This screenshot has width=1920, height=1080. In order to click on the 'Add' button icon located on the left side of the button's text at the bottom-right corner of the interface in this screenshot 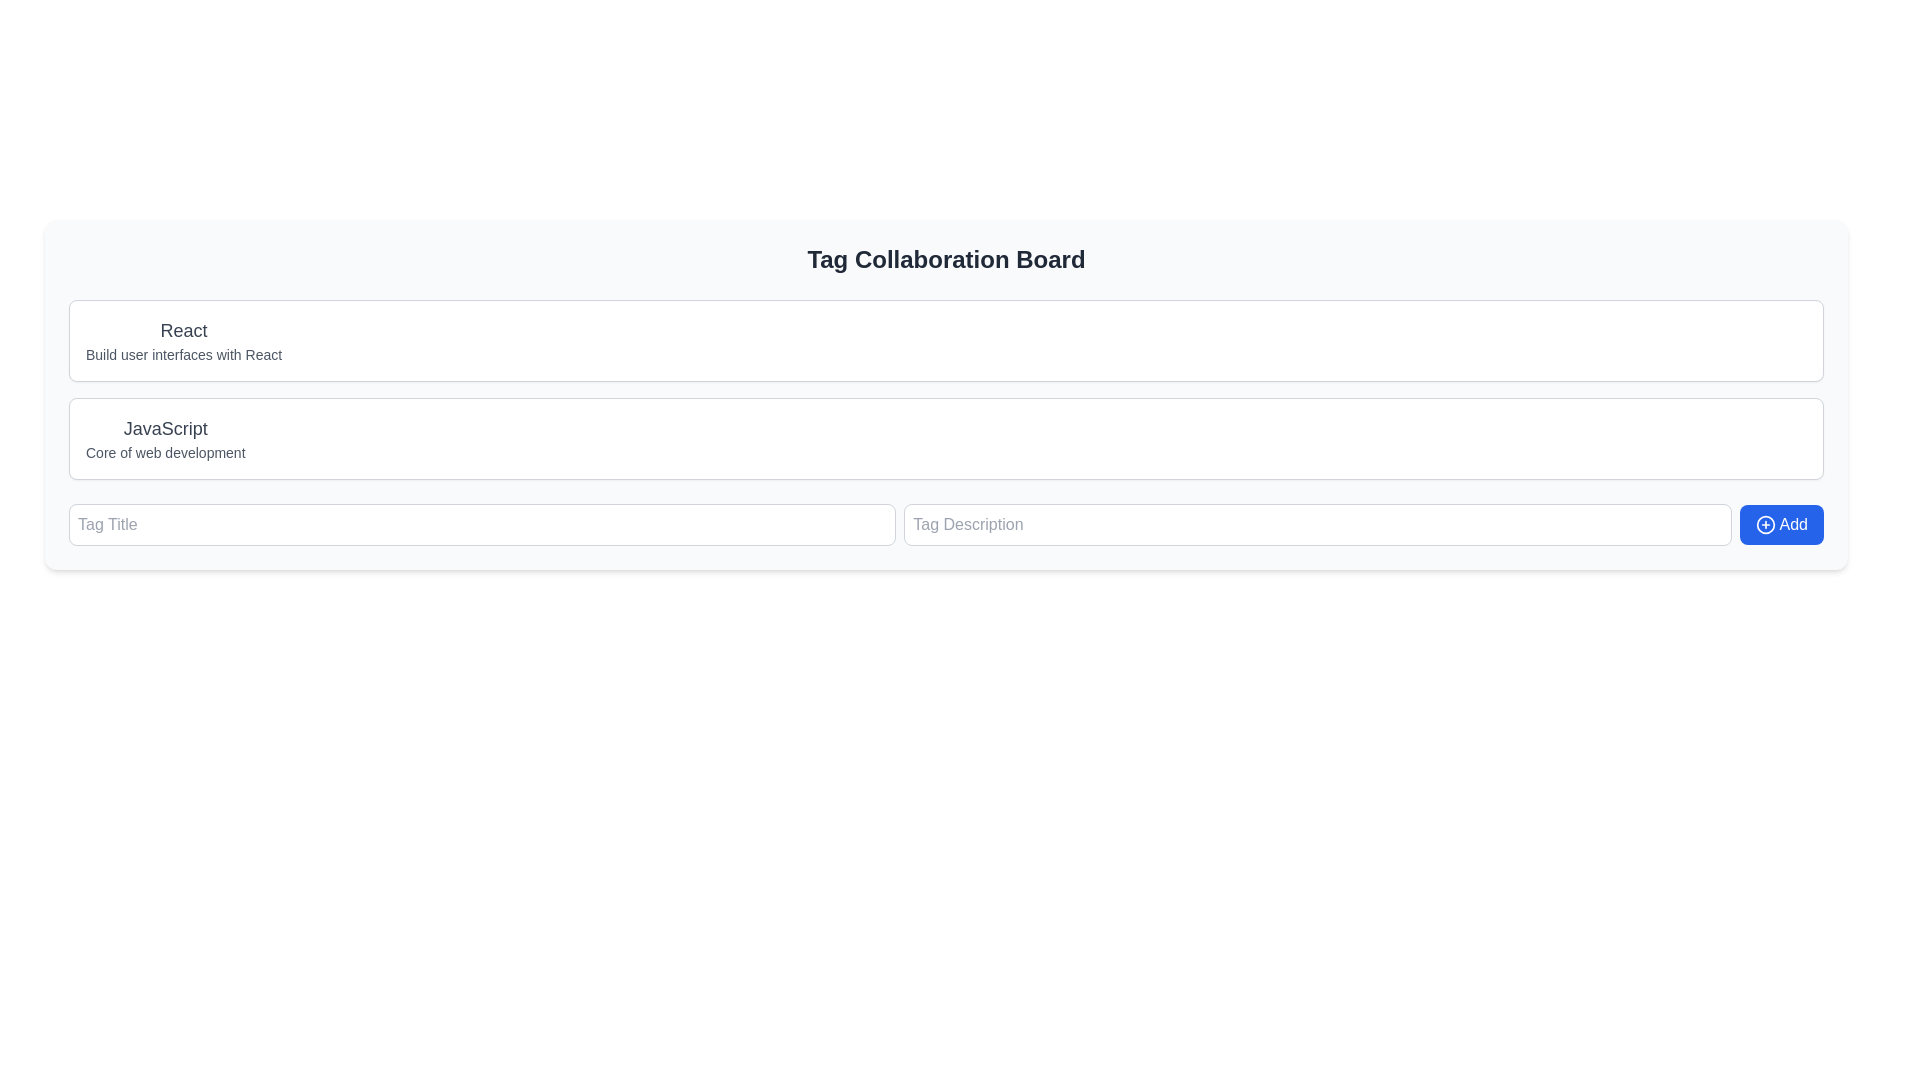, I will do `click(1765, 523)`.